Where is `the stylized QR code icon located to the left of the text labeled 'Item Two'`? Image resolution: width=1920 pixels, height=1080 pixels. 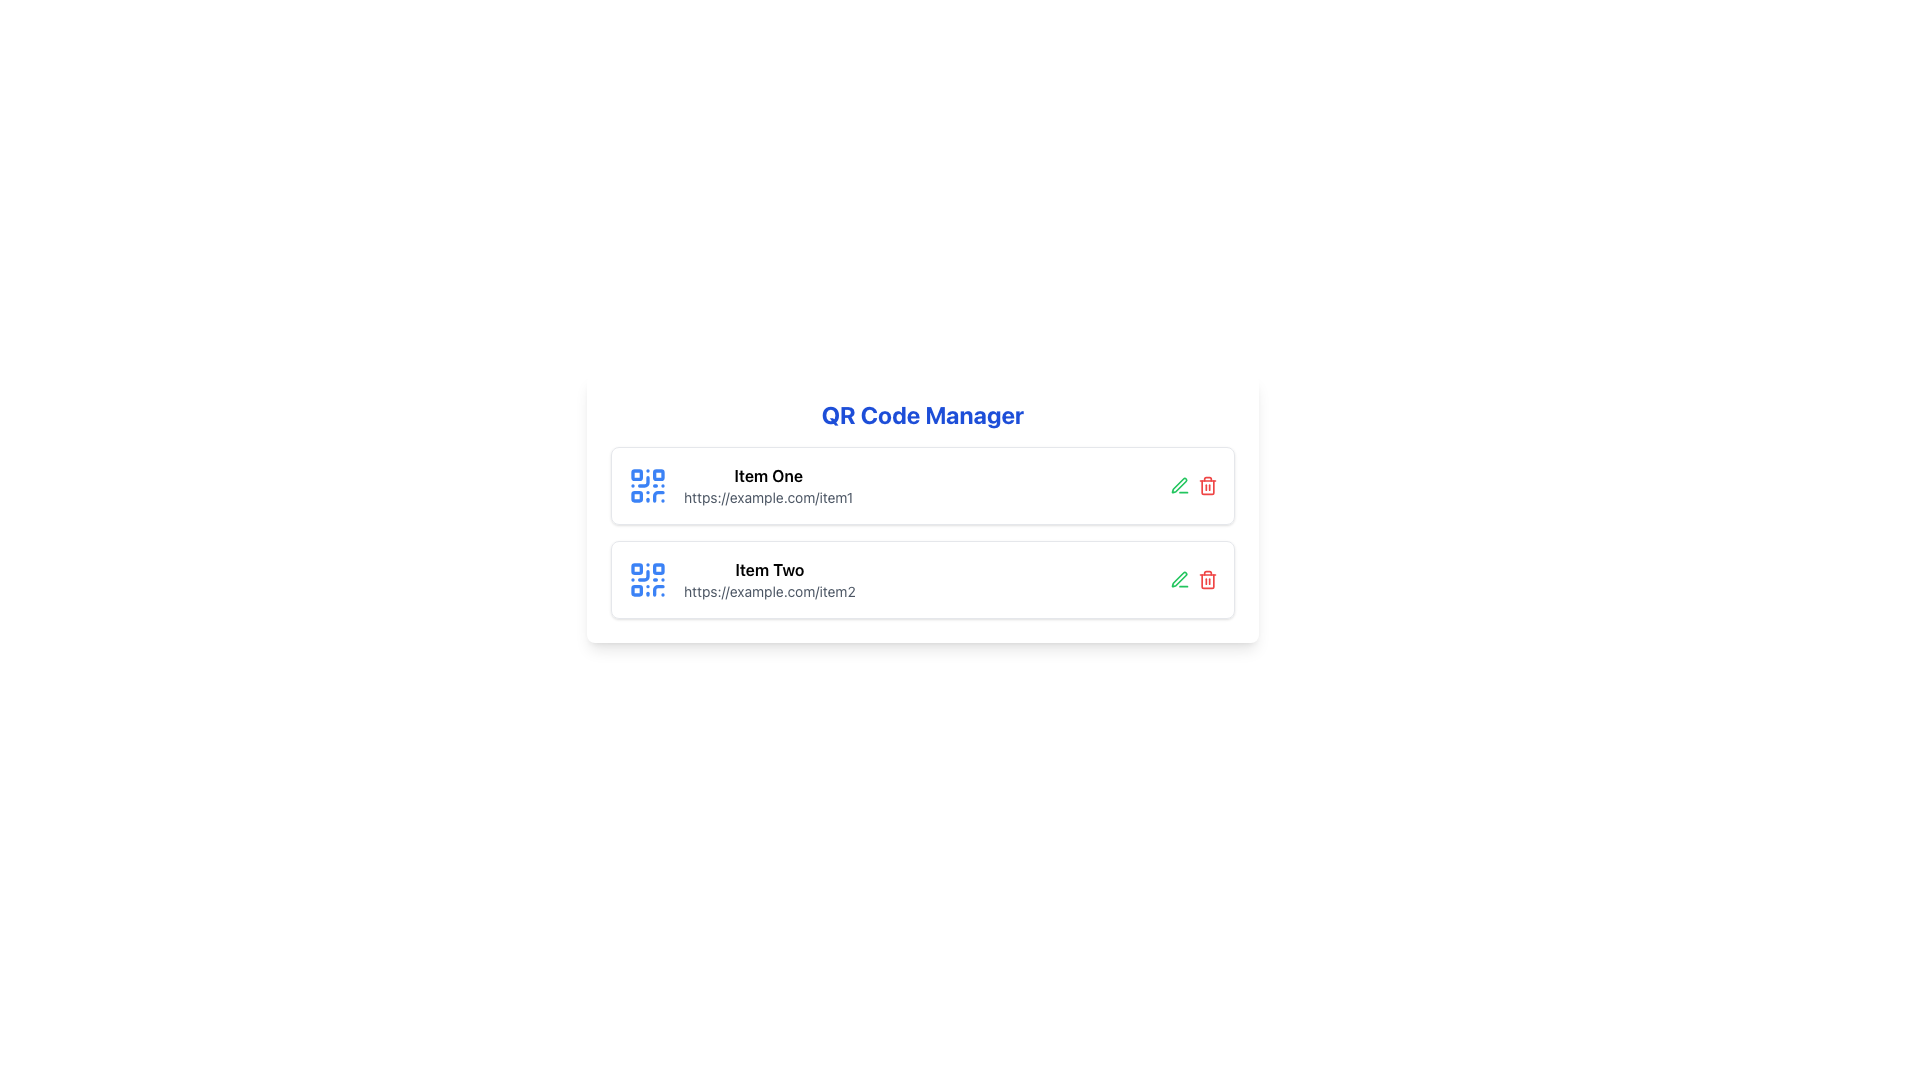 the stylized QR code icon located to the left of the text labeled 'Item Two' is located at coordinates (648, 579).